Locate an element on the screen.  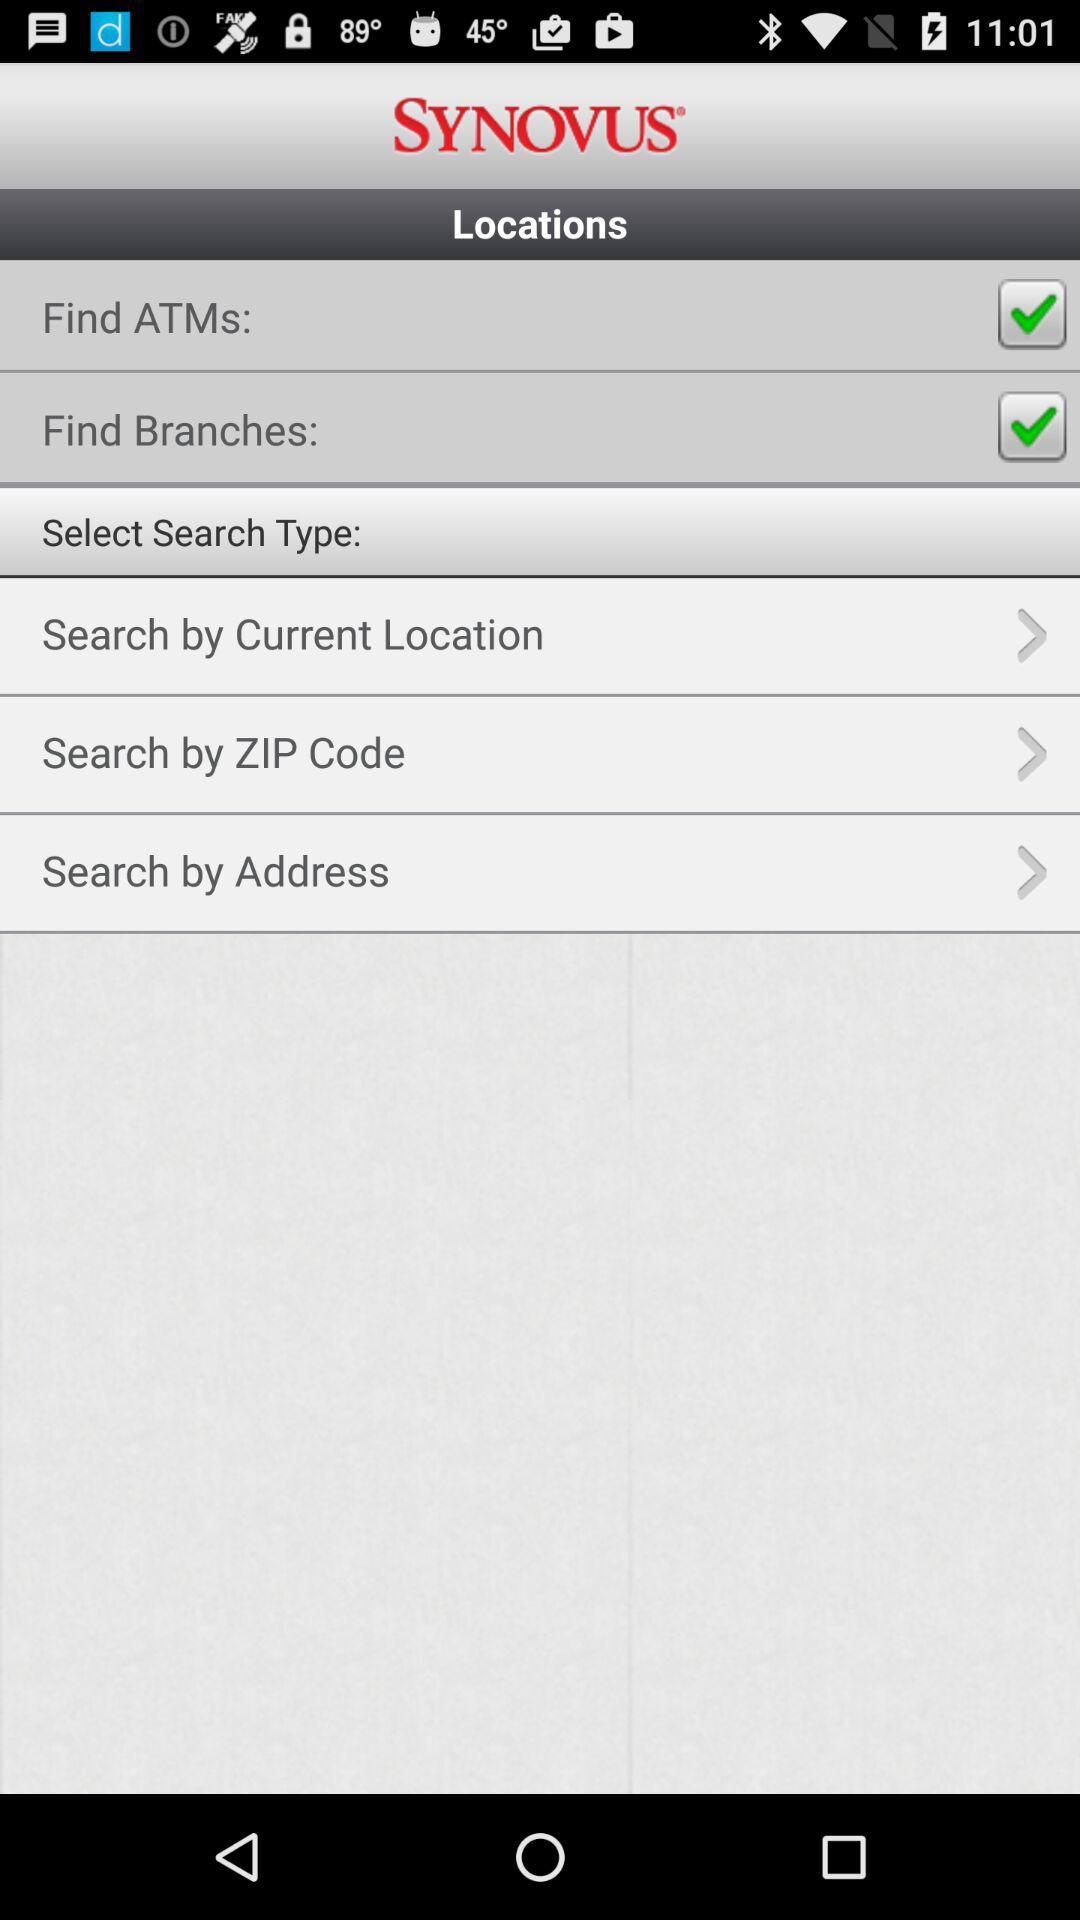
synovus locations page is located at coordinates (540, 1027).